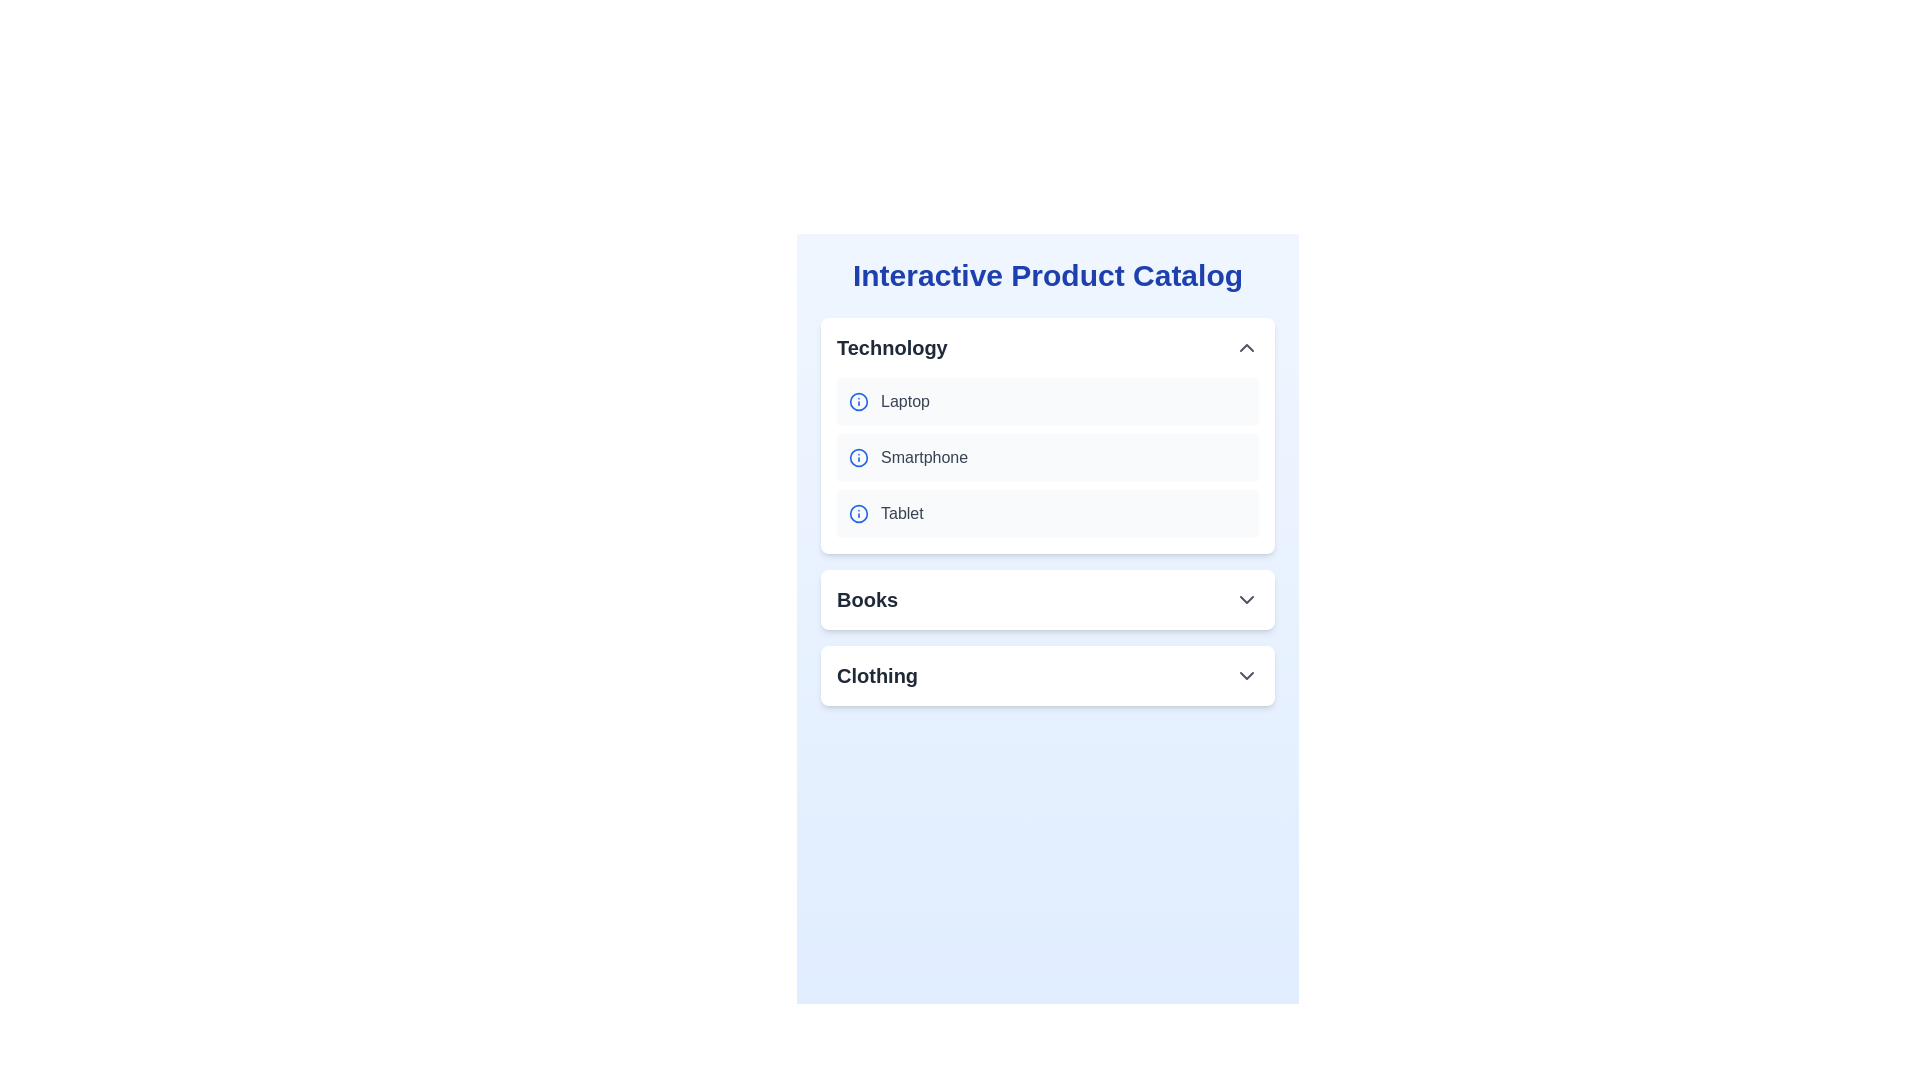  Describe the element at coordinates (859, 512) in the screenshot. I see `the information icon styled with a circular outline, located adjacent to the 'Tablet' text label in the 'Technology' section` at that location.